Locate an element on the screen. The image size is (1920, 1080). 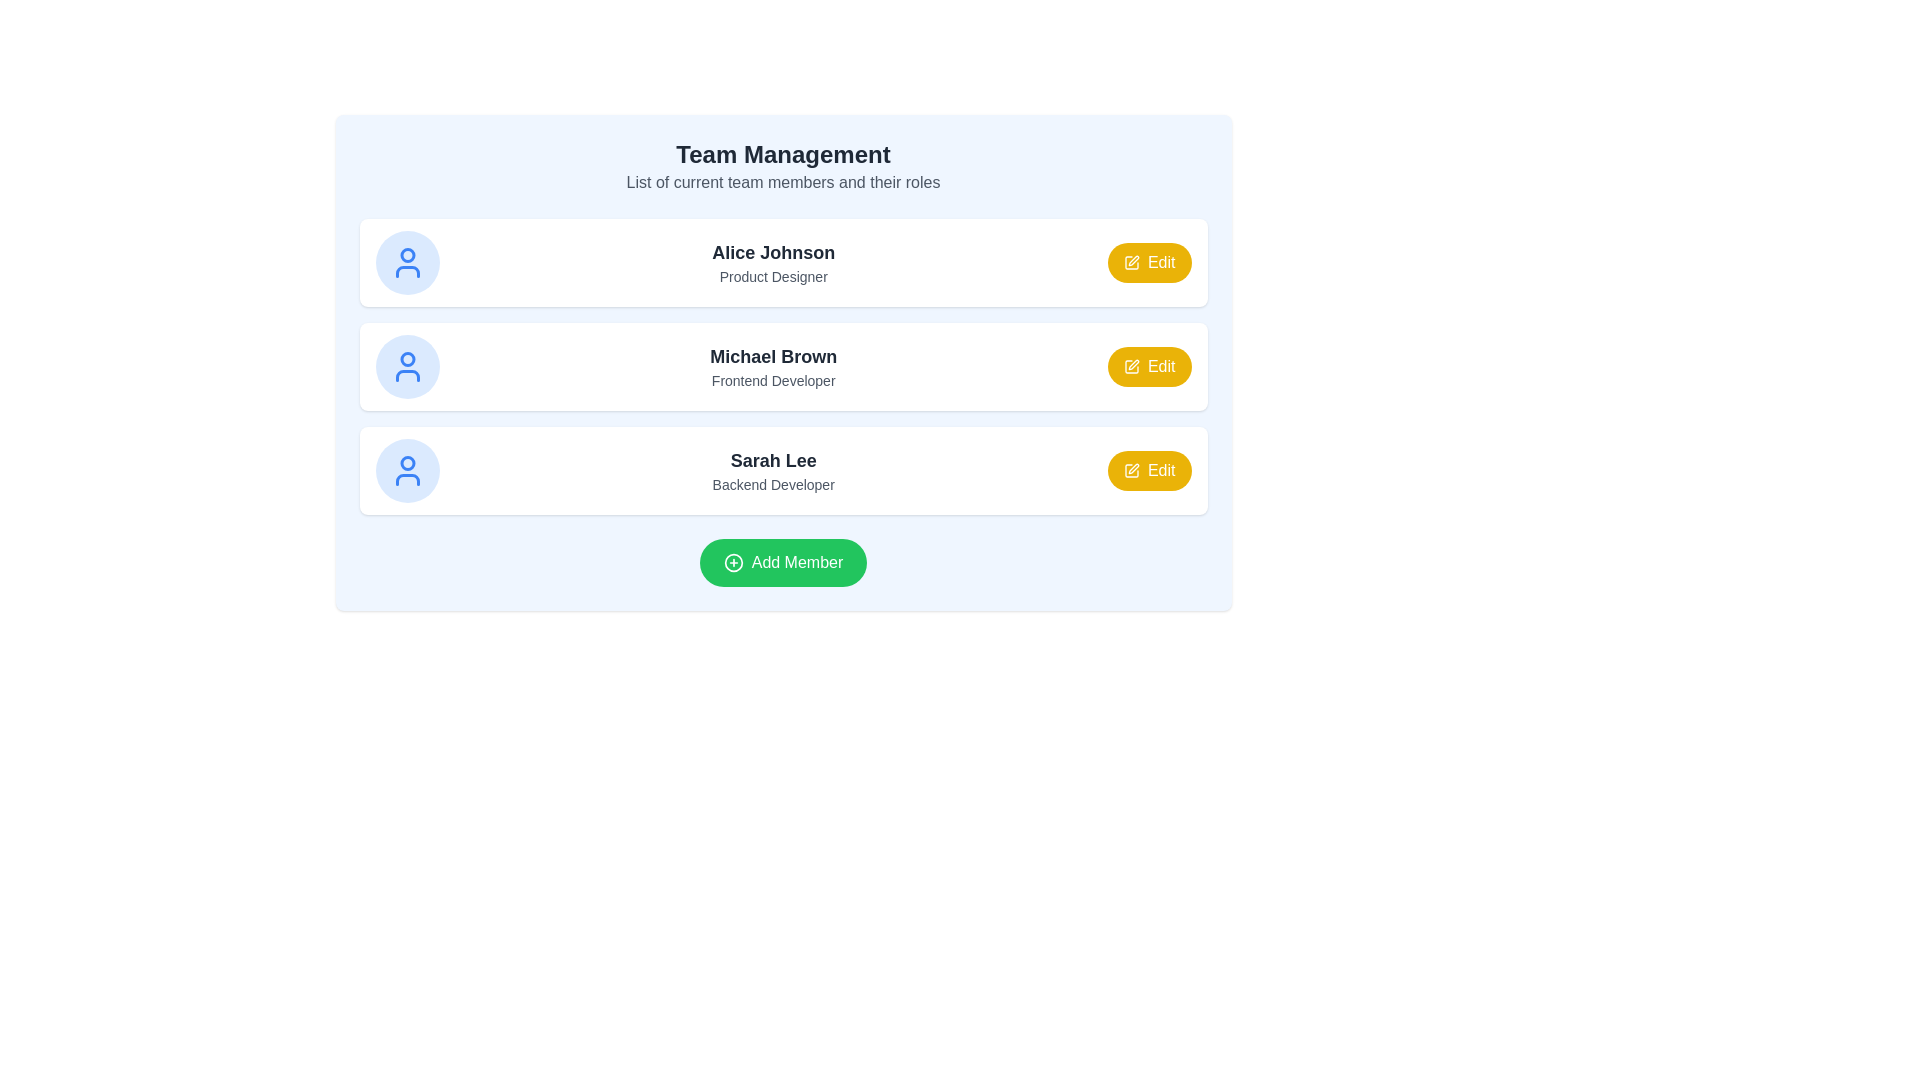
the SVG Icon indicating the 'Edit' button for 'Alice Johnson, Product Designer' located in the topmost list item under 'Team Management' is located at coordinates (1131, 261).